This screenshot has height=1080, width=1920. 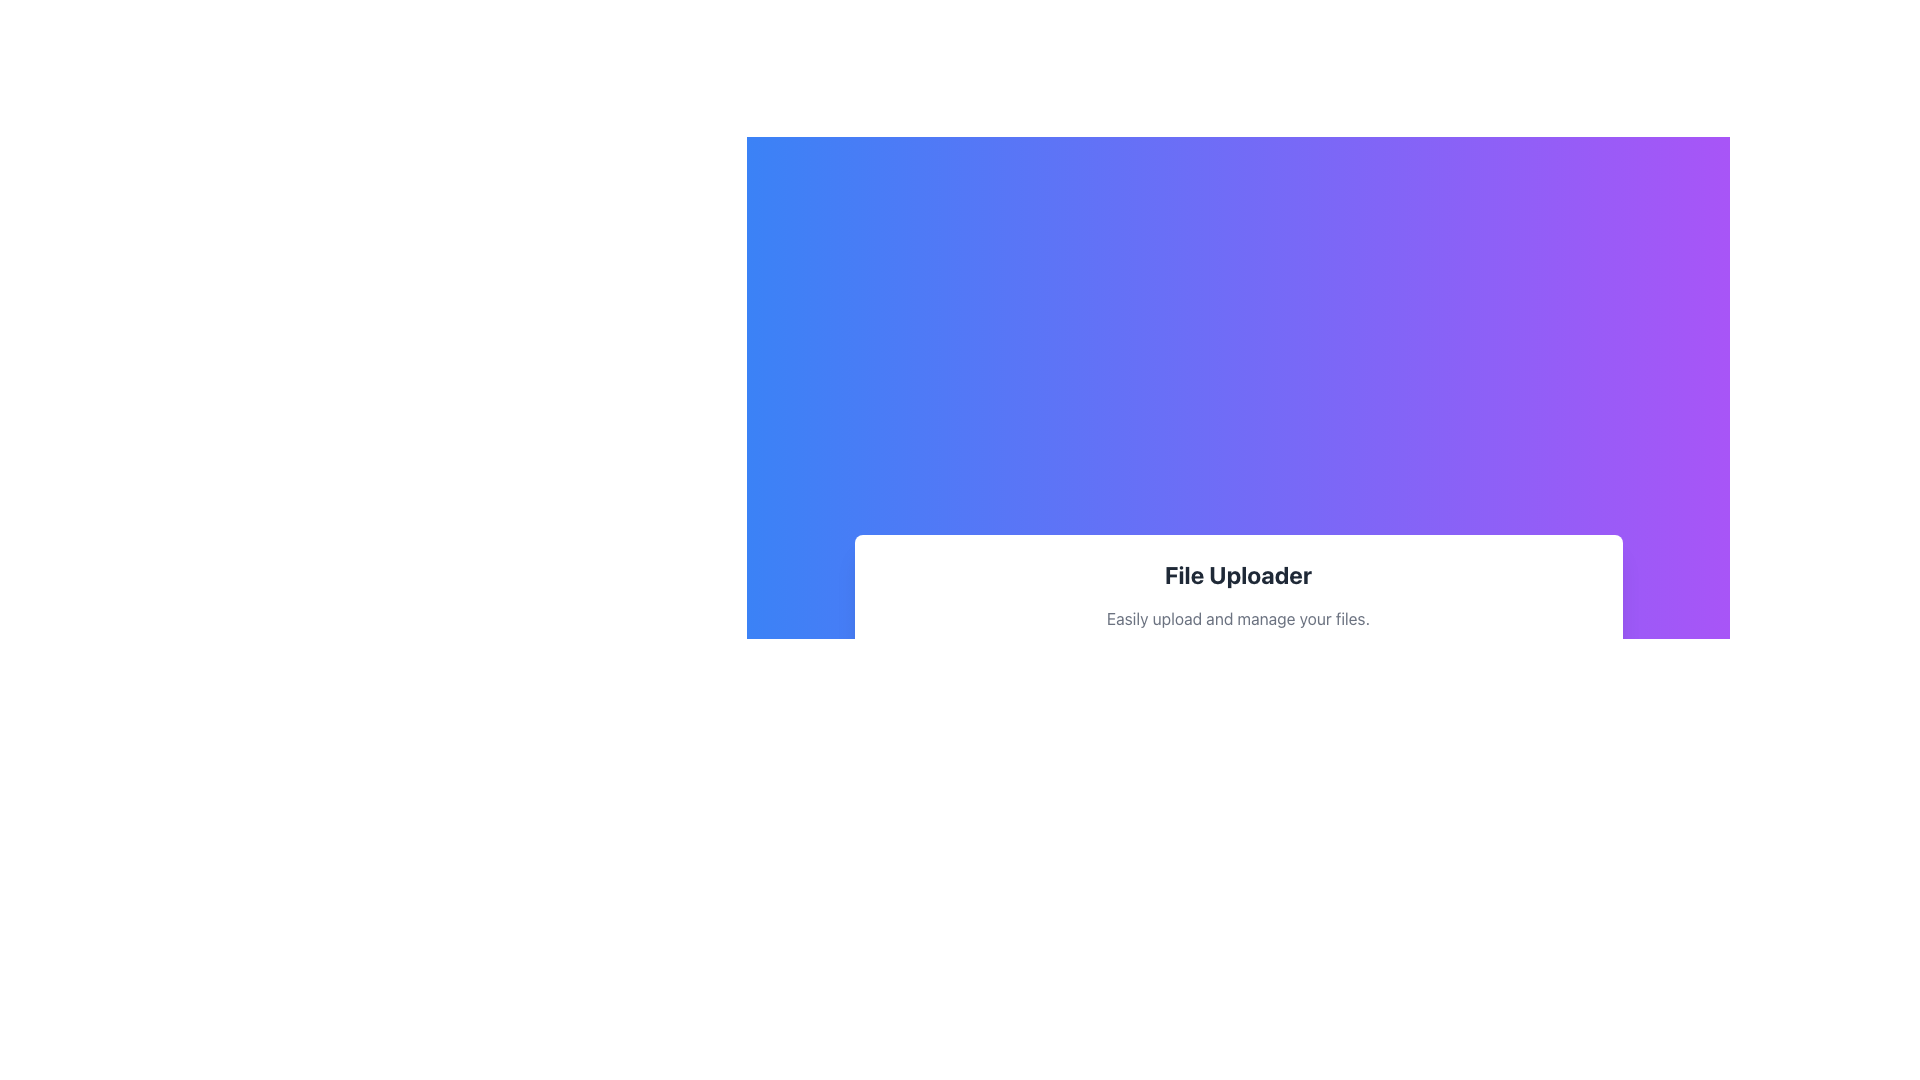 I want to click on the section labeled, so click(x=1237, y=574).